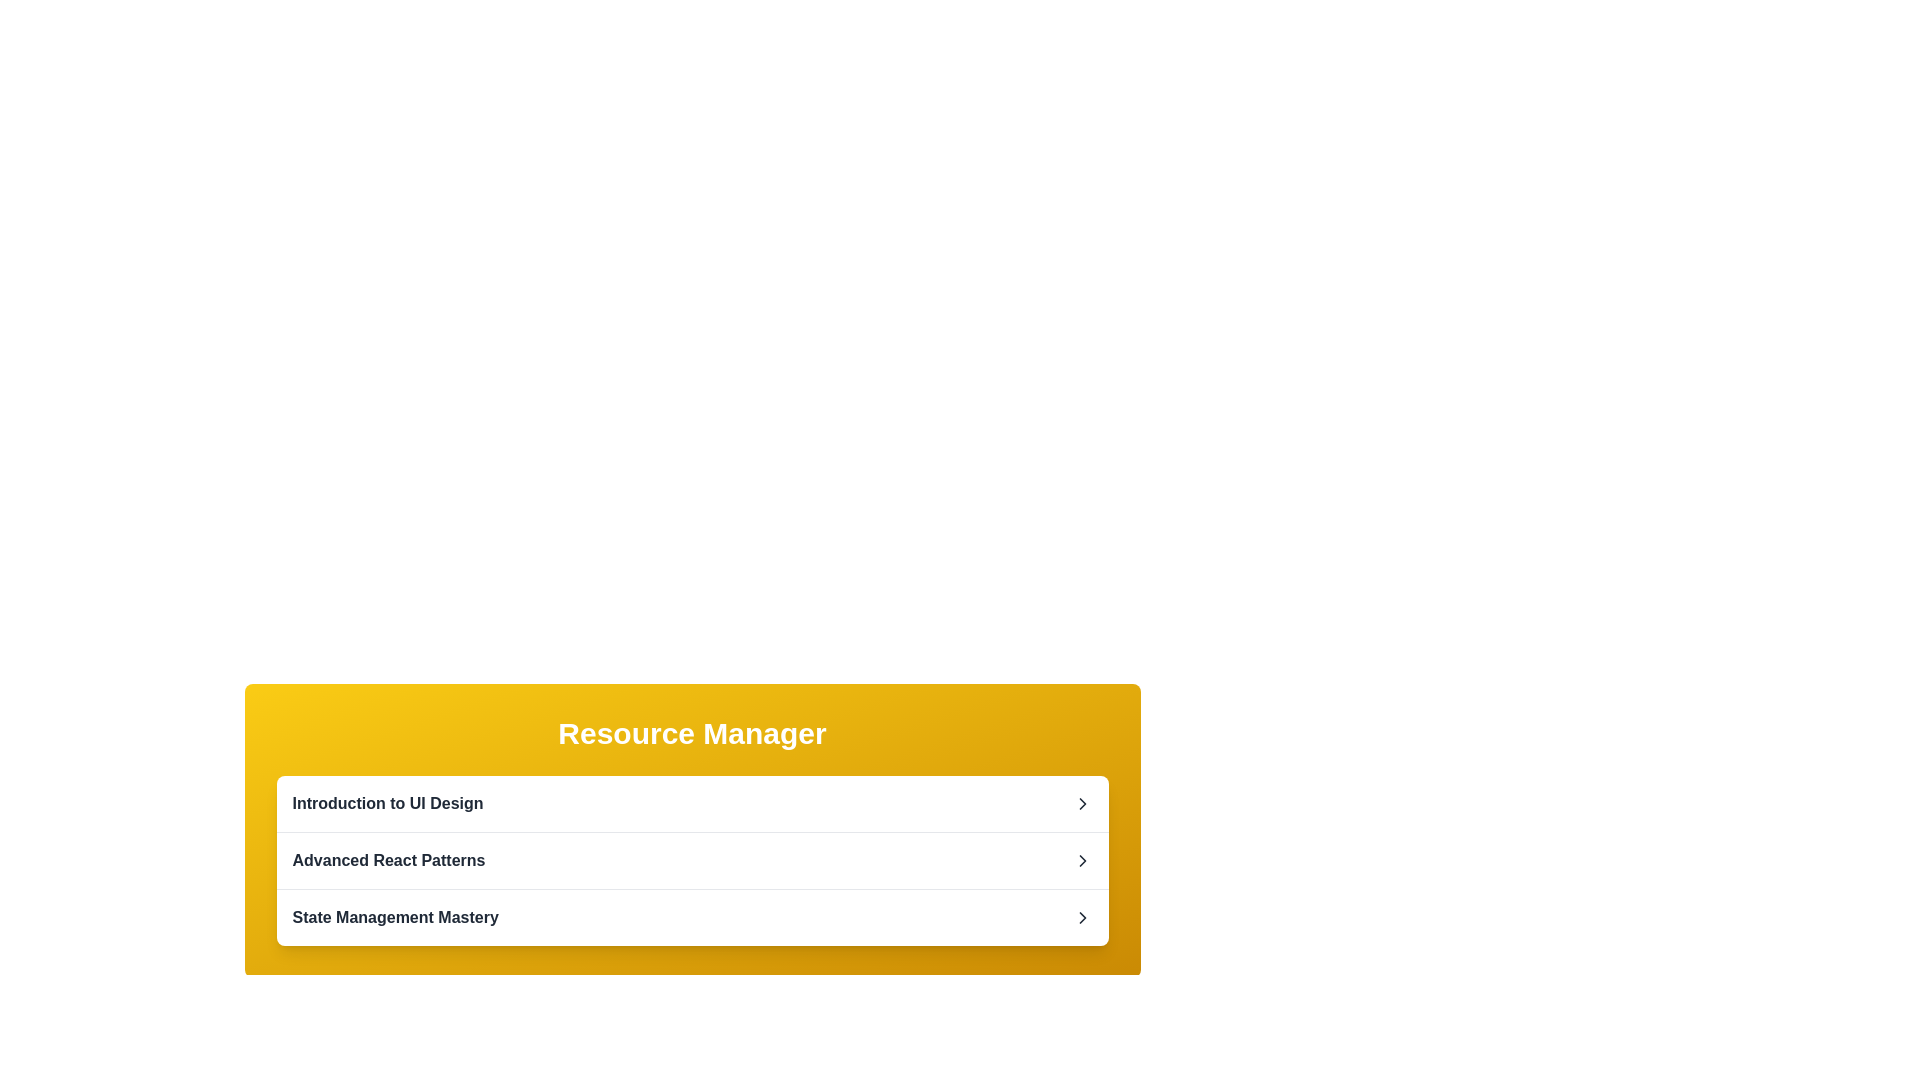 The width and height of the screenshot is (1920, 1080). Describe the element at coordinates (692, 859) in the screenshot. I see `the second clickable list item in the 'Resource Manager' section` at that location.